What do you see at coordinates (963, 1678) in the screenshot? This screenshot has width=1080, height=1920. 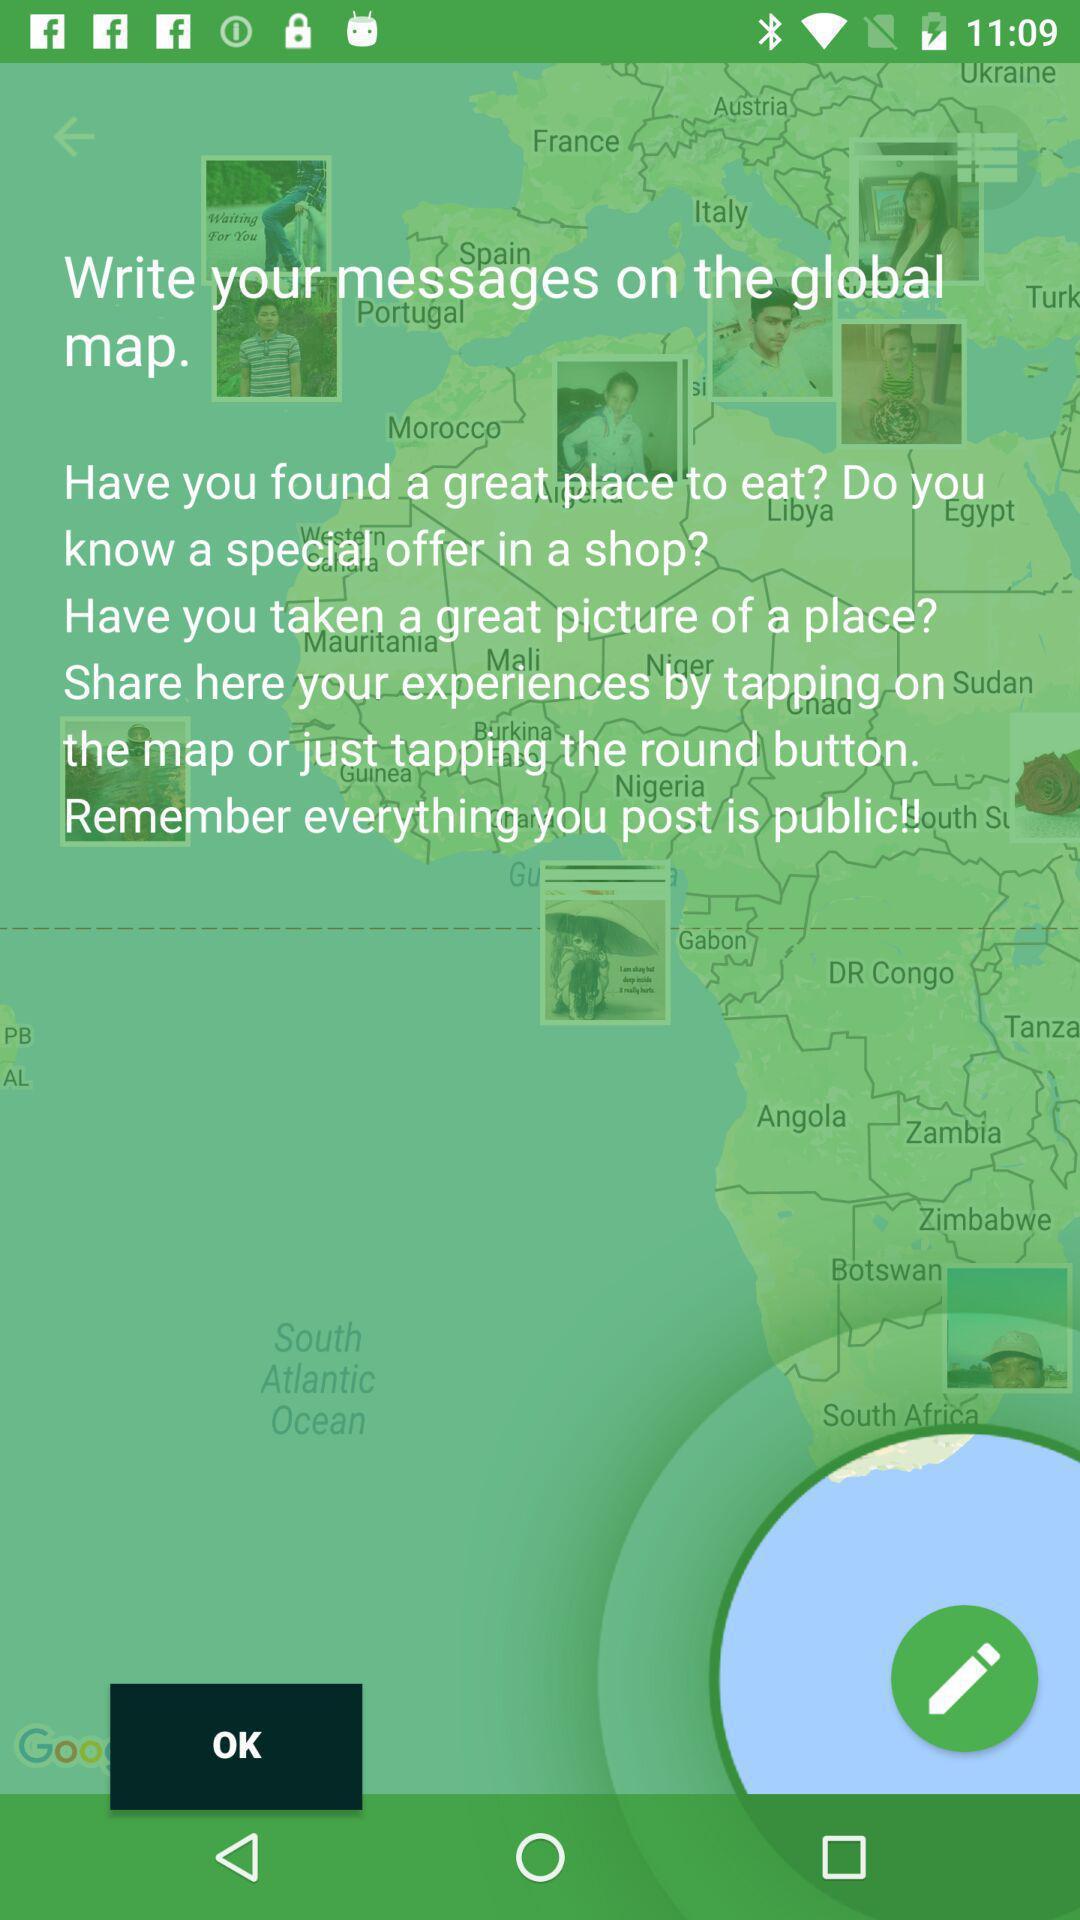 I see `icon next to ok item` at bounding box center [963, 1678].